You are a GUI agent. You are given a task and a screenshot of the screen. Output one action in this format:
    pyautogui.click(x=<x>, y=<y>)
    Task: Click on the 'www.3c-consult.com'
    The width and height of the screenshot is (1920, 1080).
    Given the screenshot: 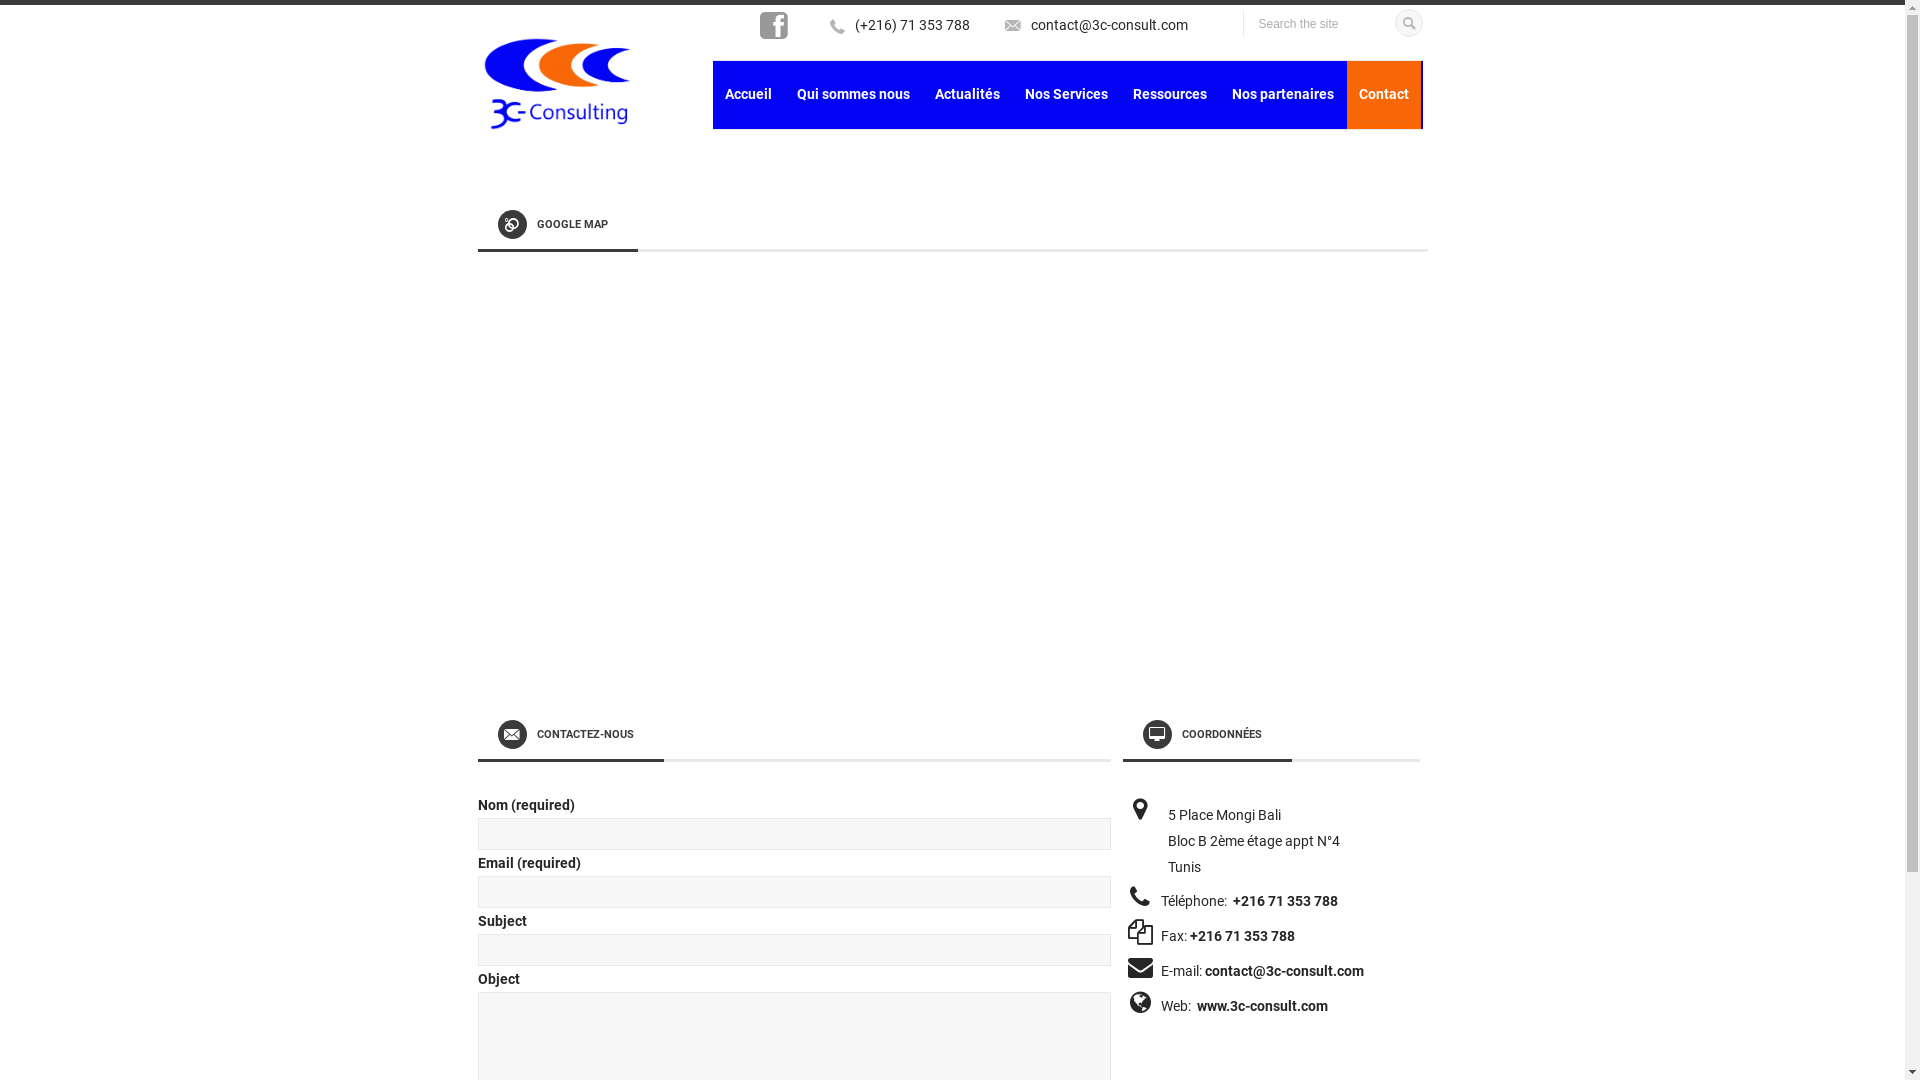 What is the action you would take?
    pyautogui.click(x=1261, y=1006)
    